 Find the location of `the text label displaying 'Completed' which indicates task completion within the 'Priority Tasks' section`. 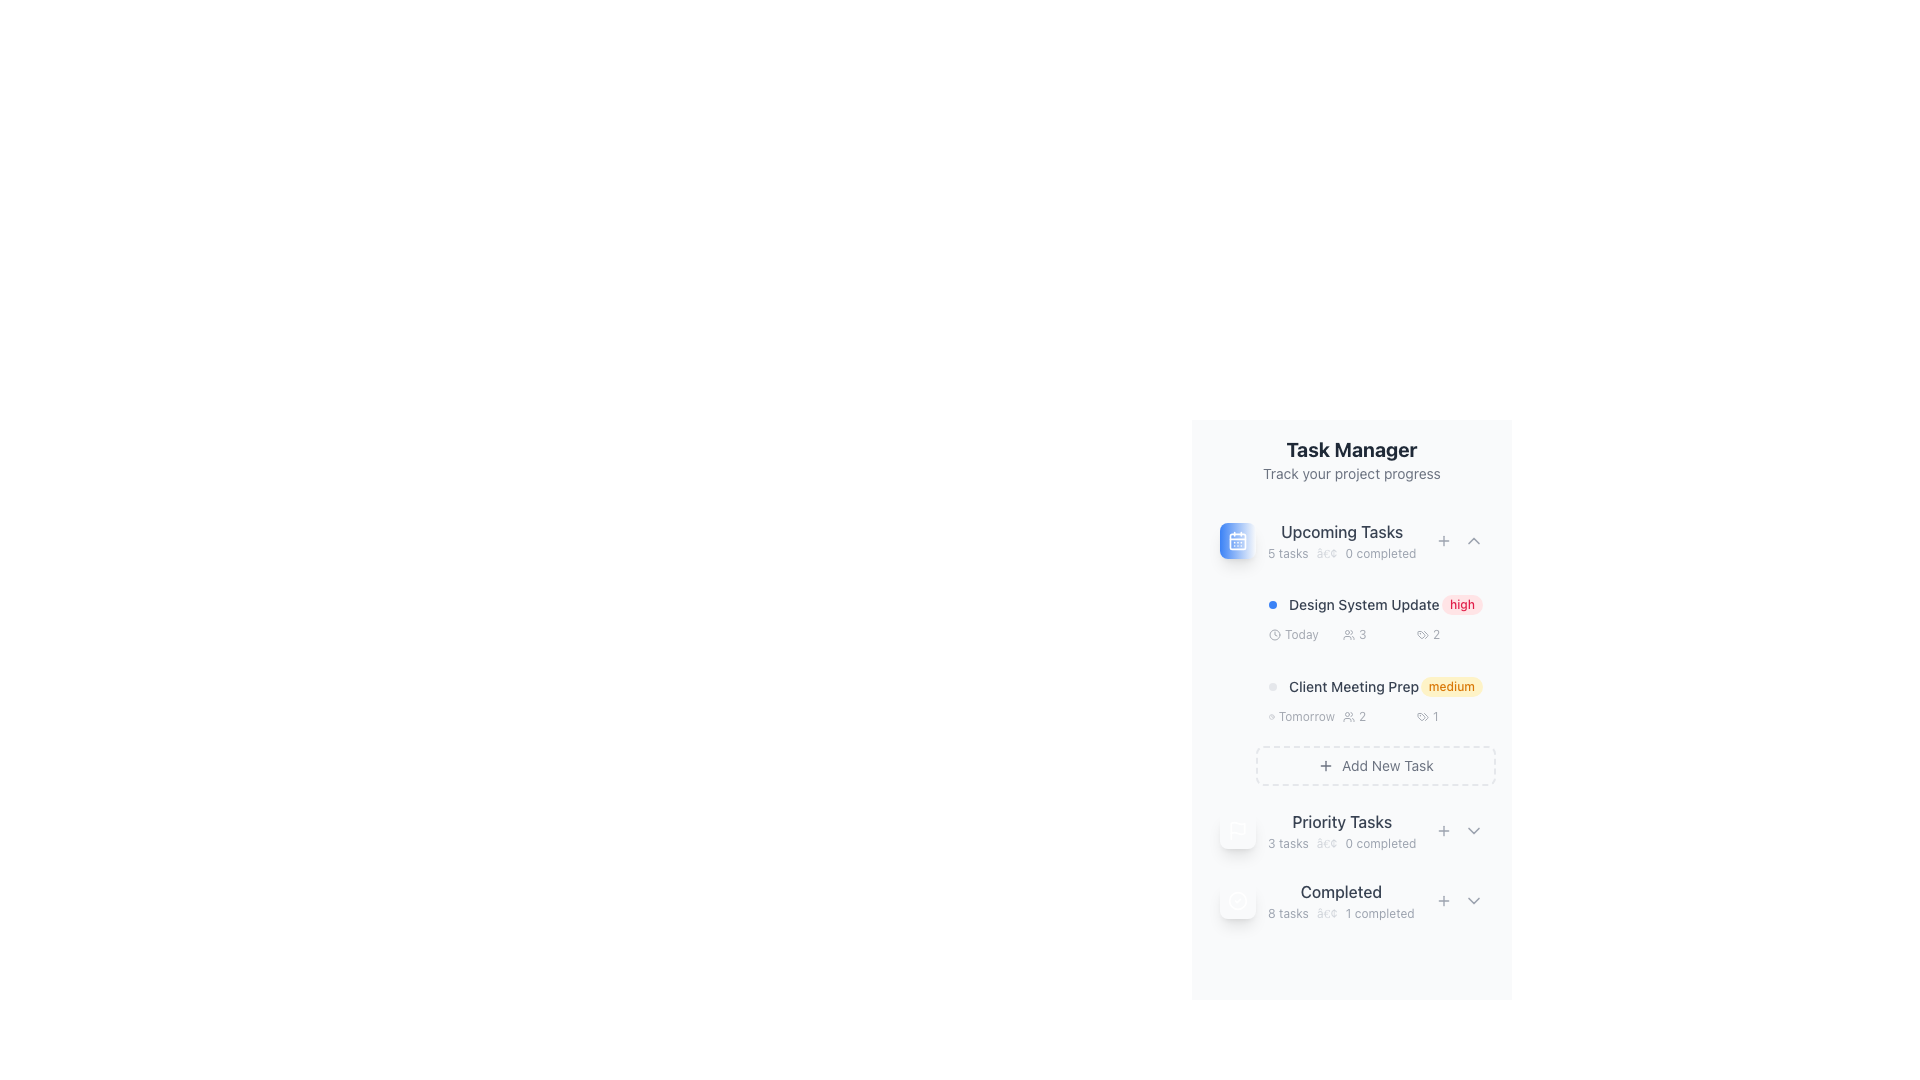

the text label displaying 'Completed' which indicates task completion within the 'Priority Tasks' section is located at coordinates (1341, 890).